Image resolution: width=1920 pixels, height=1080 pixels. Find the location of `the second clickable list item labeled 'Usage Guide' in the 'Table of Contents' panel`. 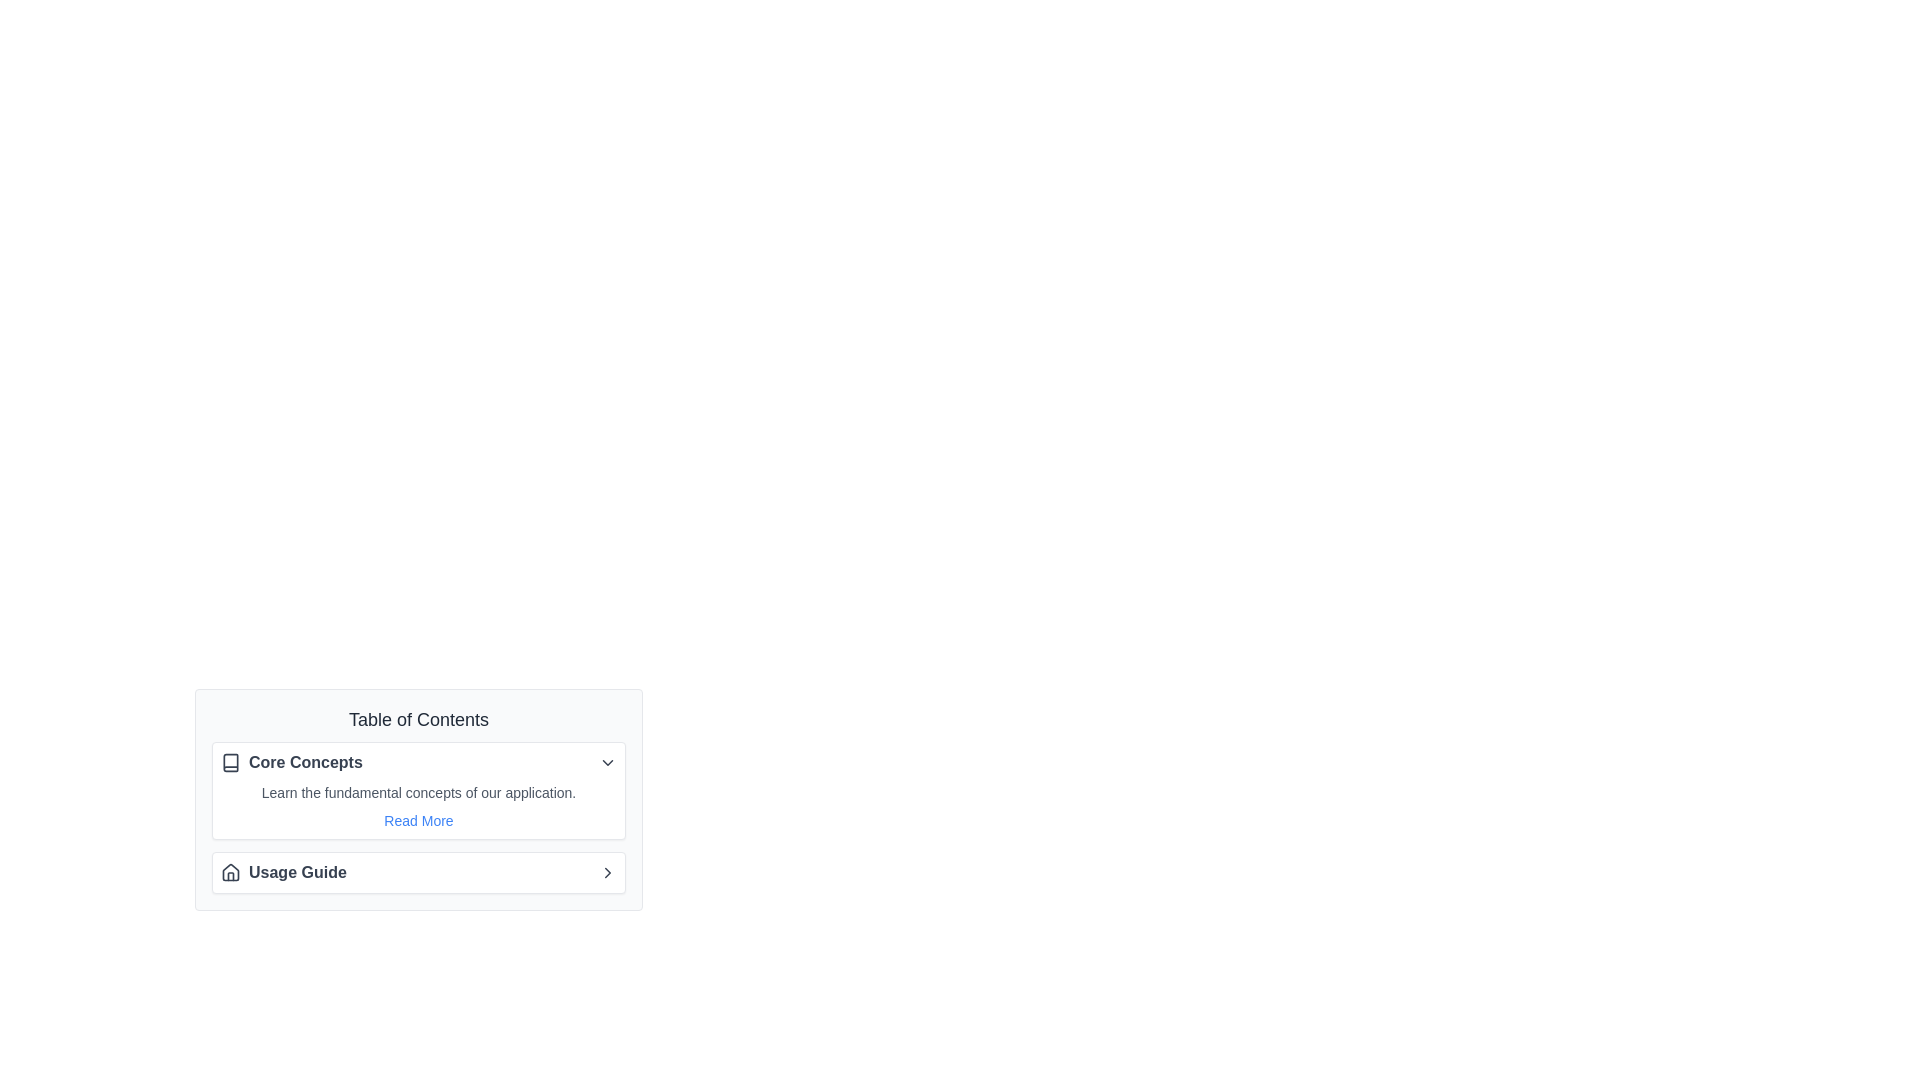

the second clickable list item labeled 'Usage Guide' in the 'Table of Contents' panel is located at coordinates (417, 871).